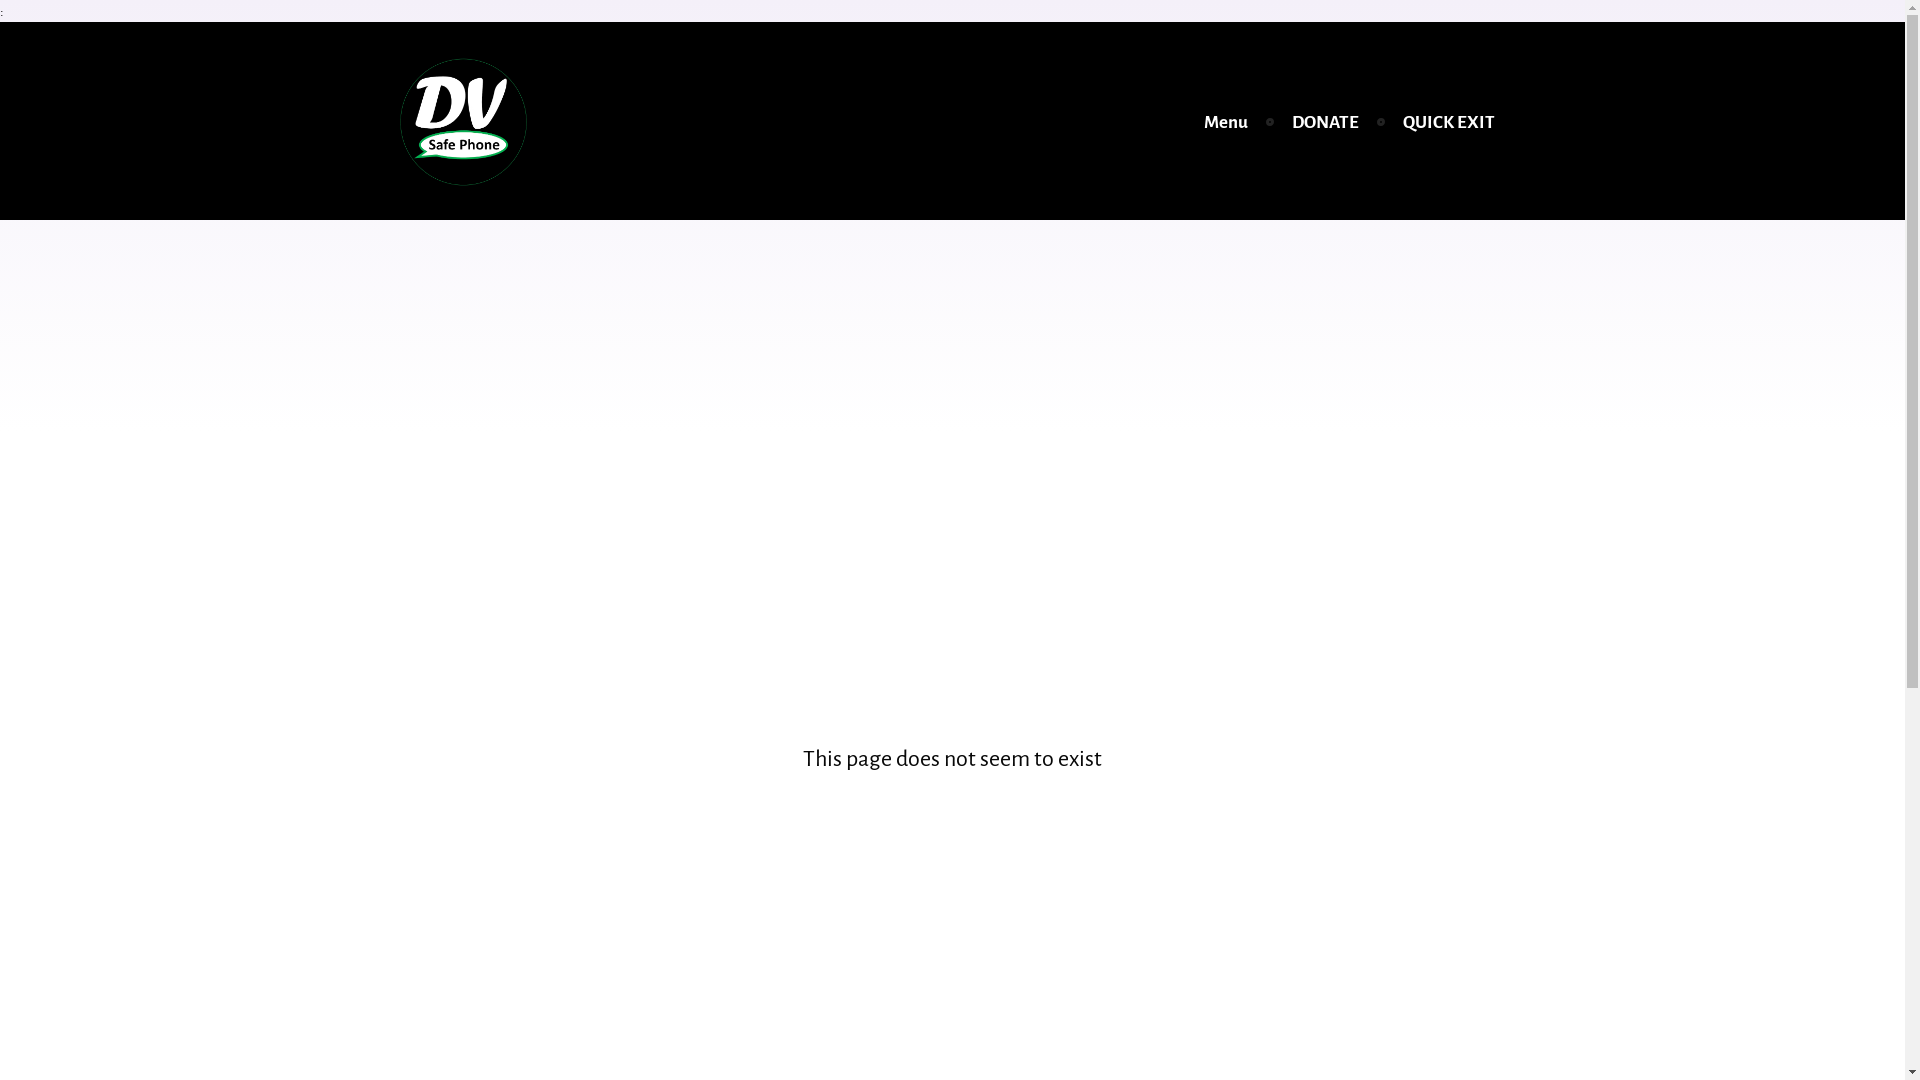  What do you see at coordinates (1280, 122) in the screenshot?
I see `'DONATE'` at bounding box center [1280, 122].